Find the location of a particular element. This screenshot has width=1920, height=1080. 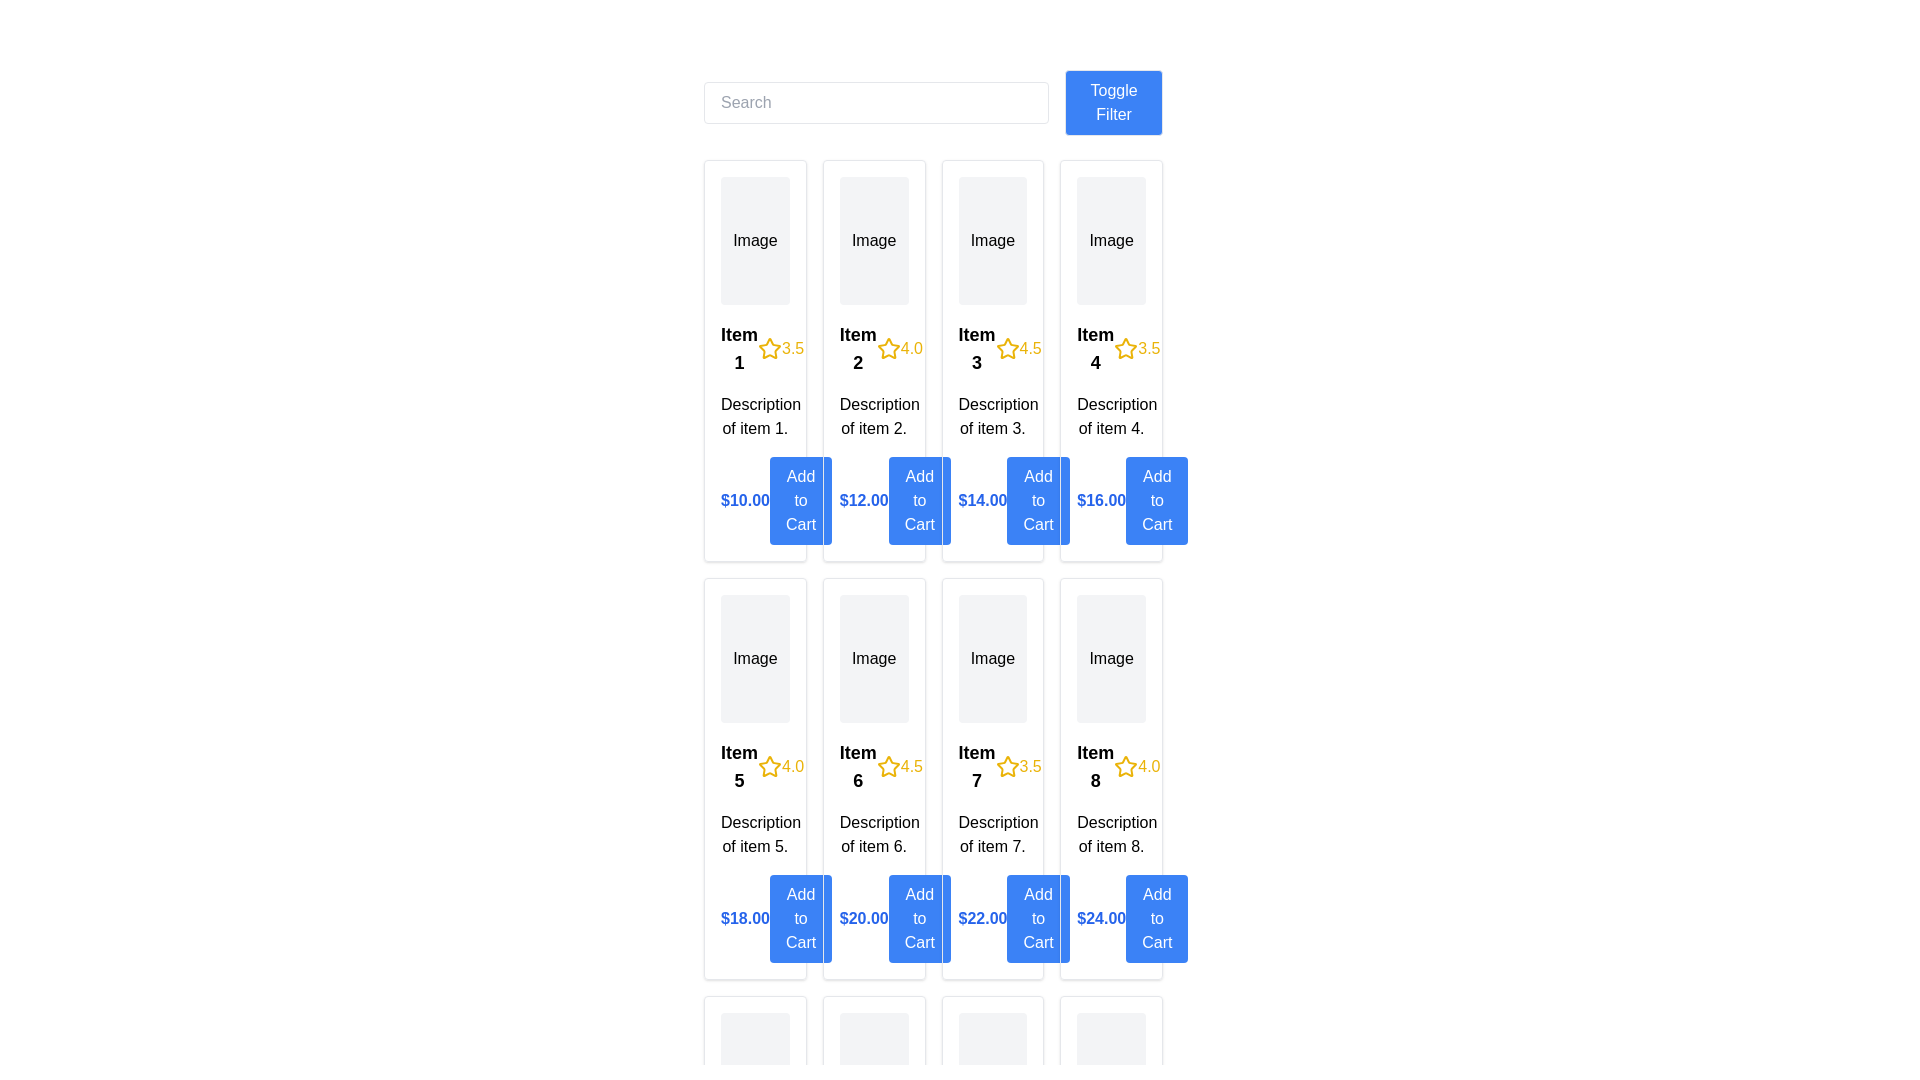

the 'Add to Cart' button with a blue background and rounded edges located in the second item card, positioned to the right of the price label ('$12.00') is located at coordinates (918, 500).